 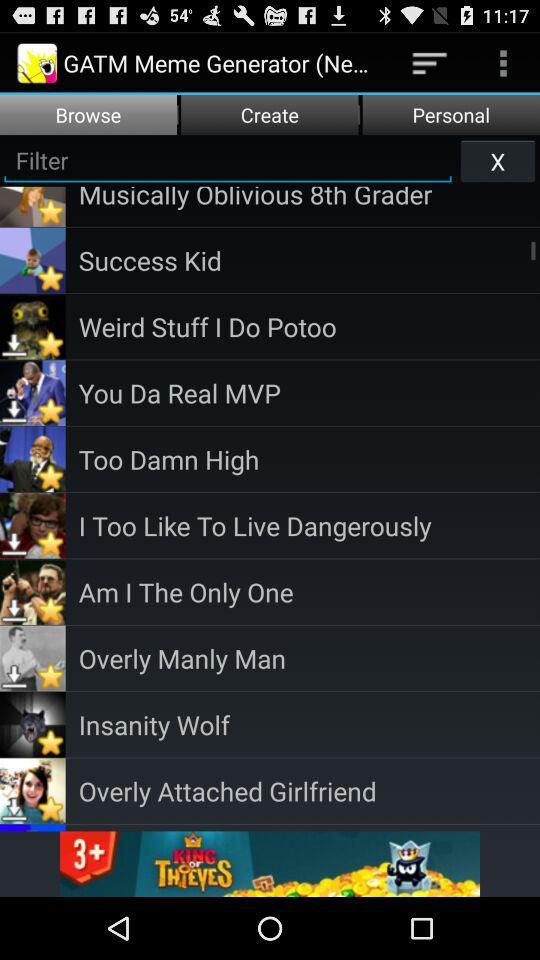 I want to click on the success kid app, so click(x=309, y=259).